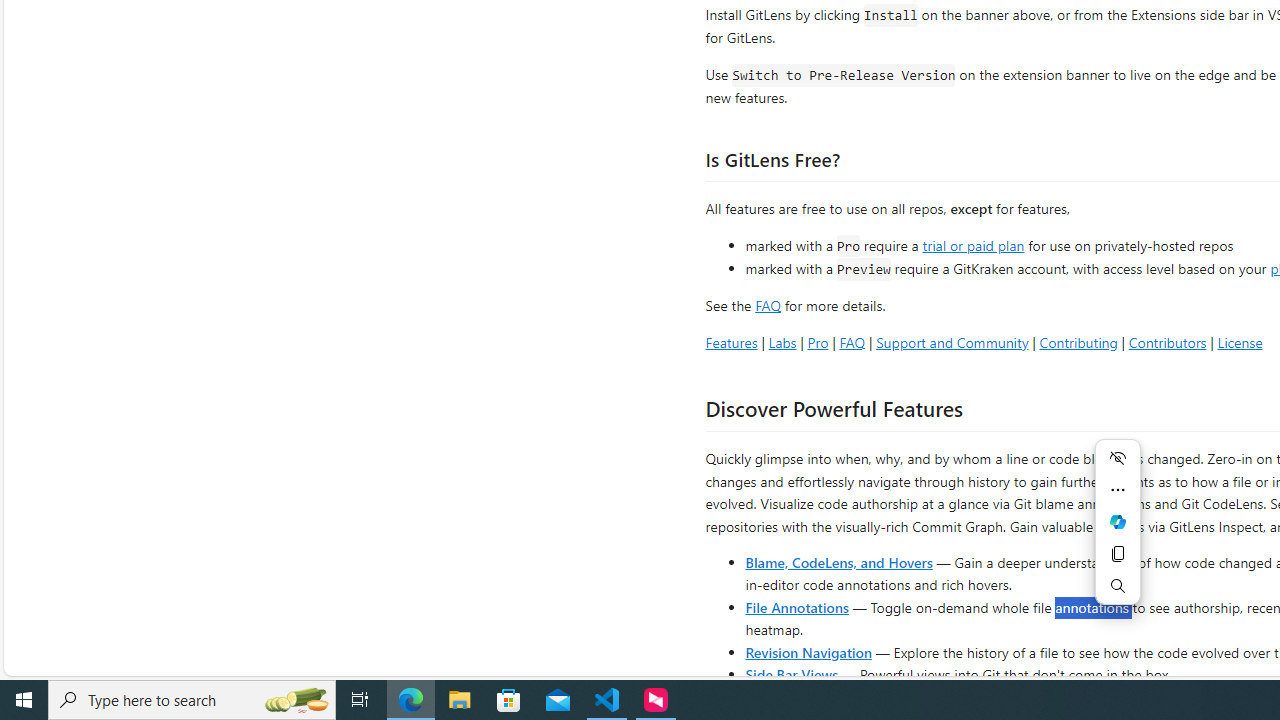 The width and height of the screenshot is (1280, 720). I want to click on 'Mini menu on text selection', so click(1117, 521).